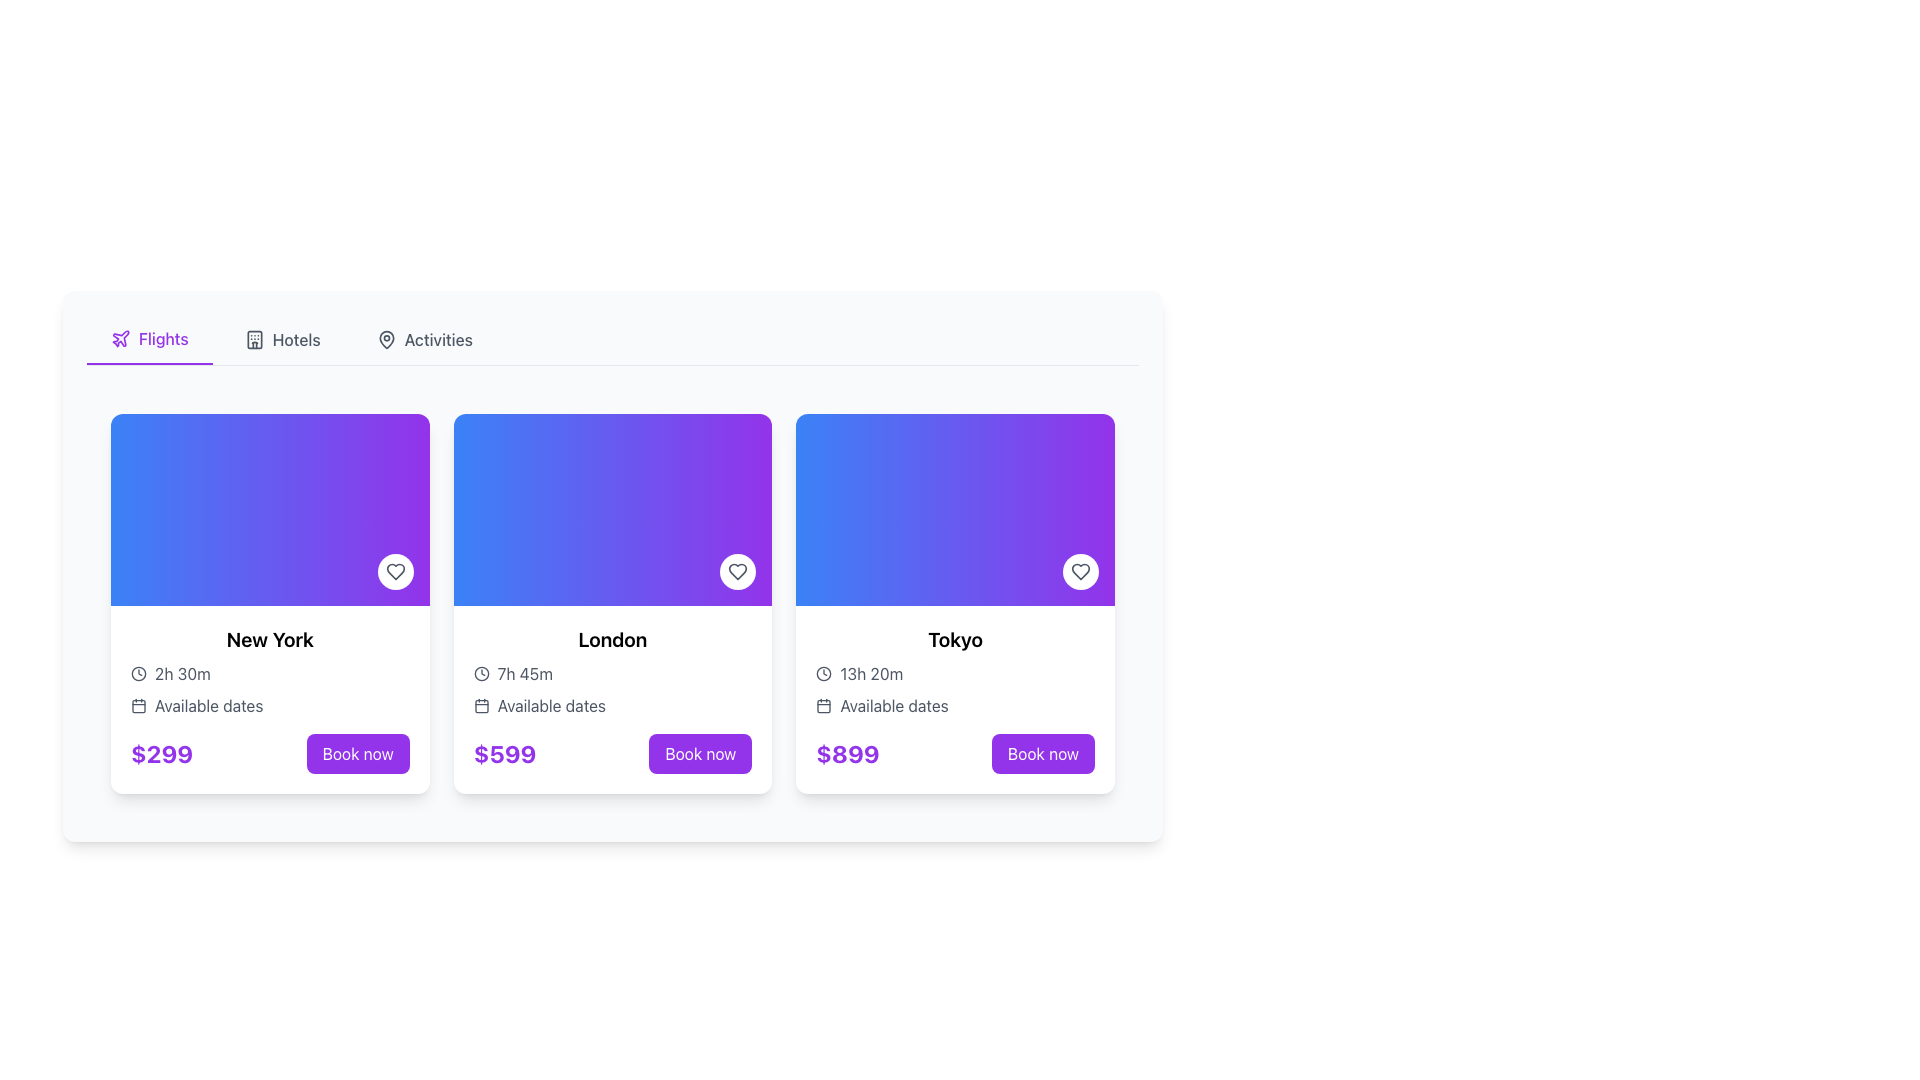  Describe the element at coordinates (893, 704) in the screenshot. I see `the text label indicating the availability of dates for the Tokyo trip, which is located below the duration text '13h 20m' and to the right of the calendar icon` at that location.